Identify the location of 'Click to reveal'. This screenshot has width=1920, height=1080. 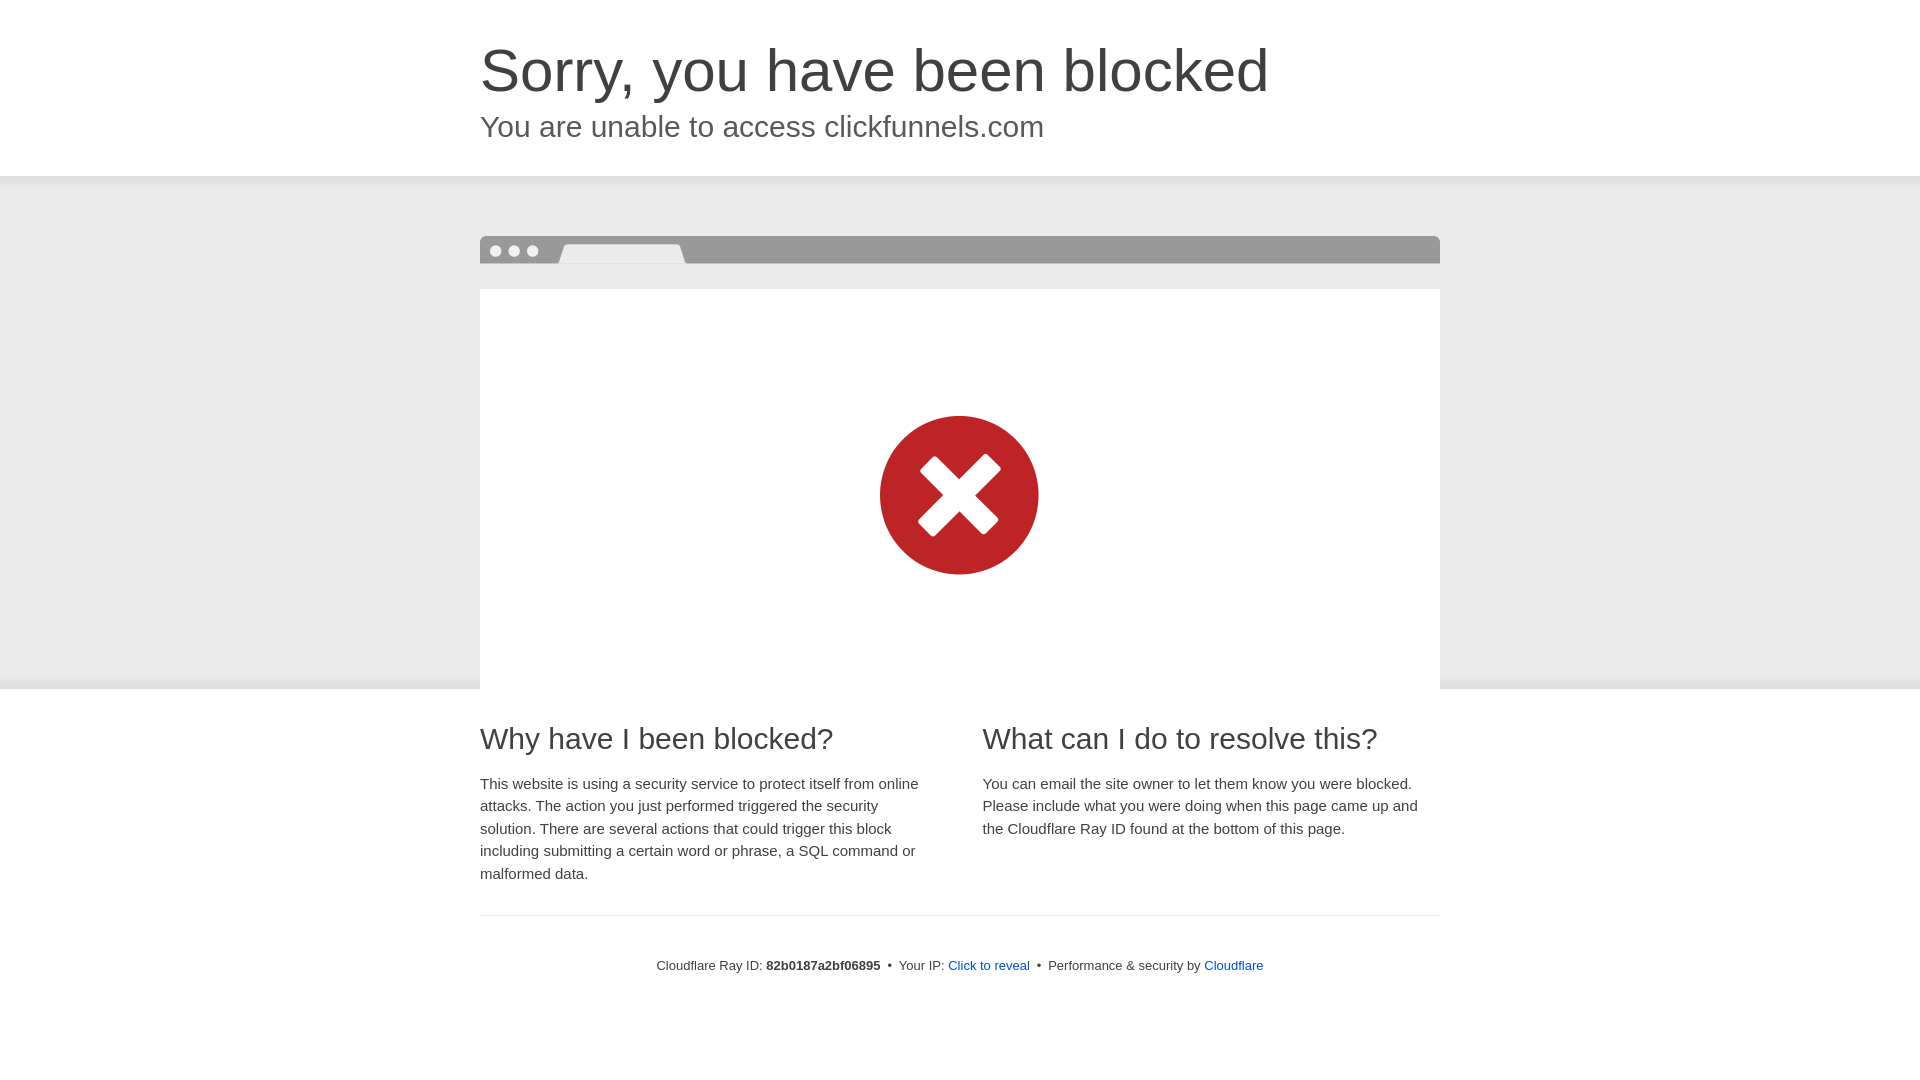
(988, 964).